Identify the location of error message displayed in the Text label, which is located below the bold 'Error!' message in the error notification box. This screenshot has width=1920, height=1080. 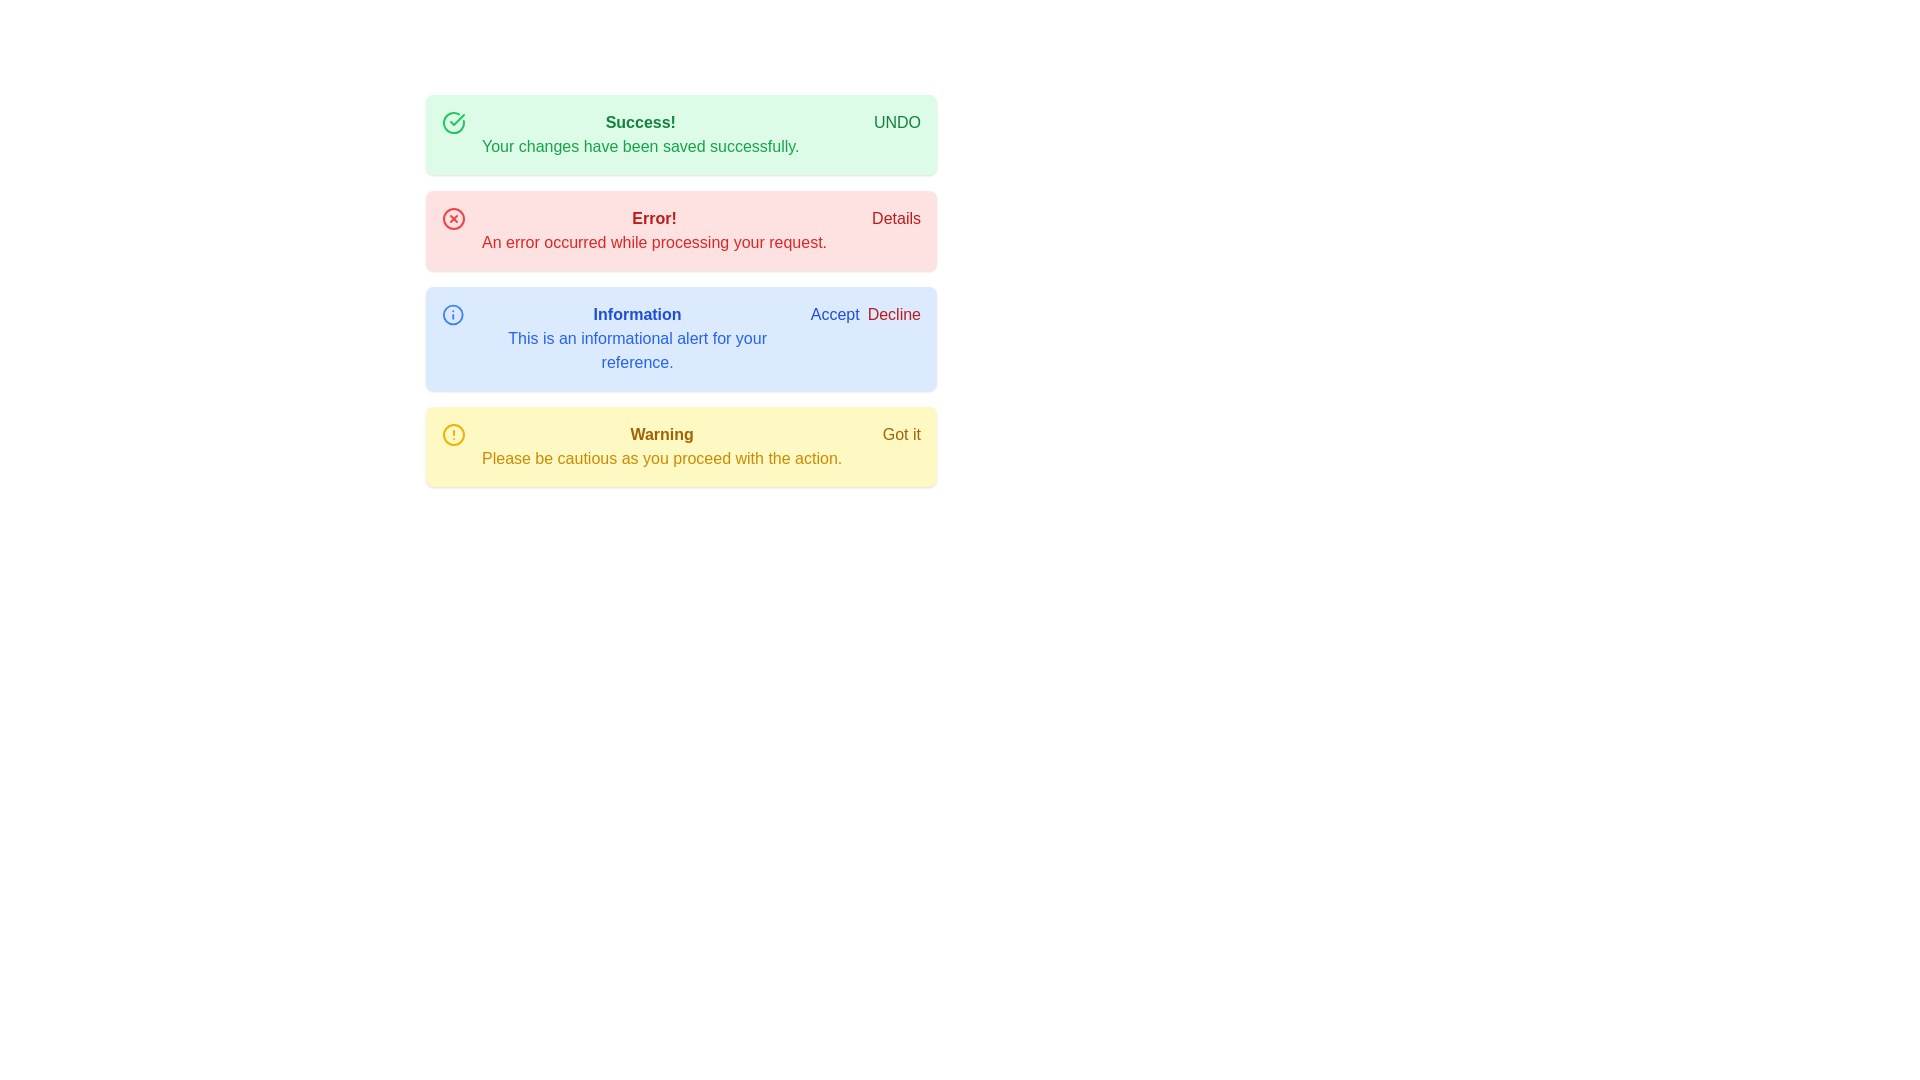
(654, 242).